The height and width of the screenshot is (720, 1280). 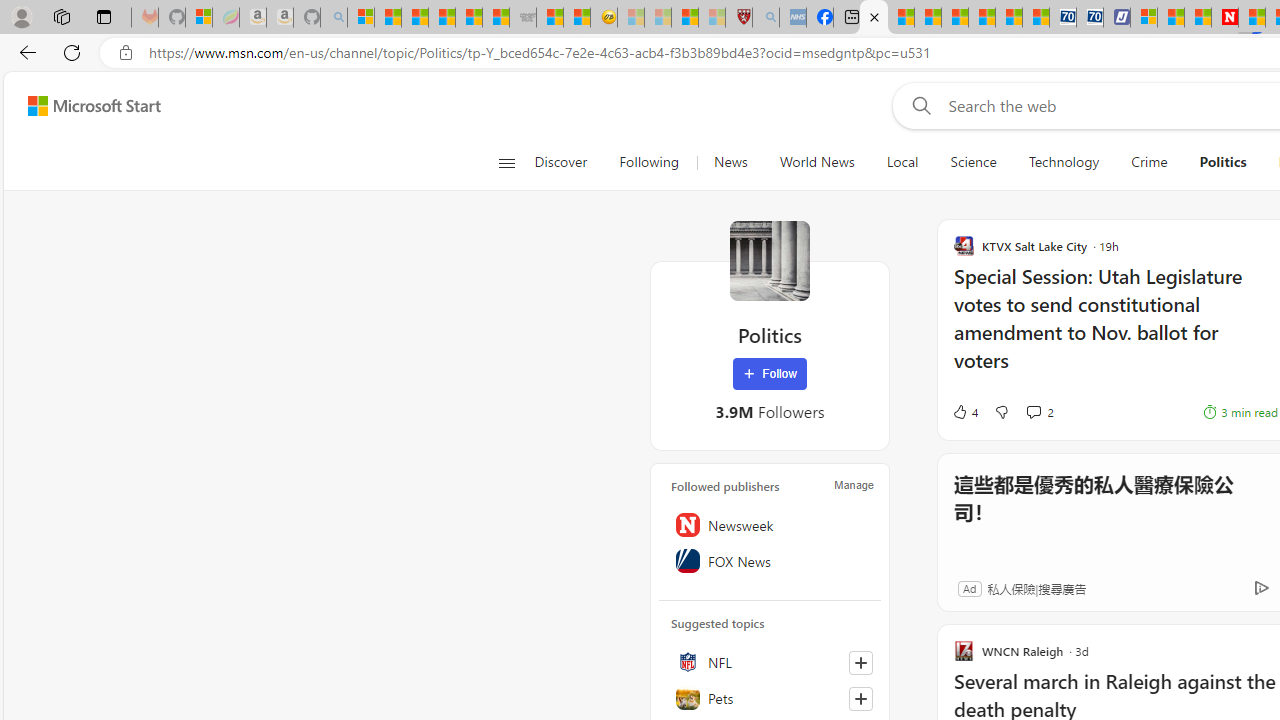 I want to click on 'NFL', so click(x=769, y=662).